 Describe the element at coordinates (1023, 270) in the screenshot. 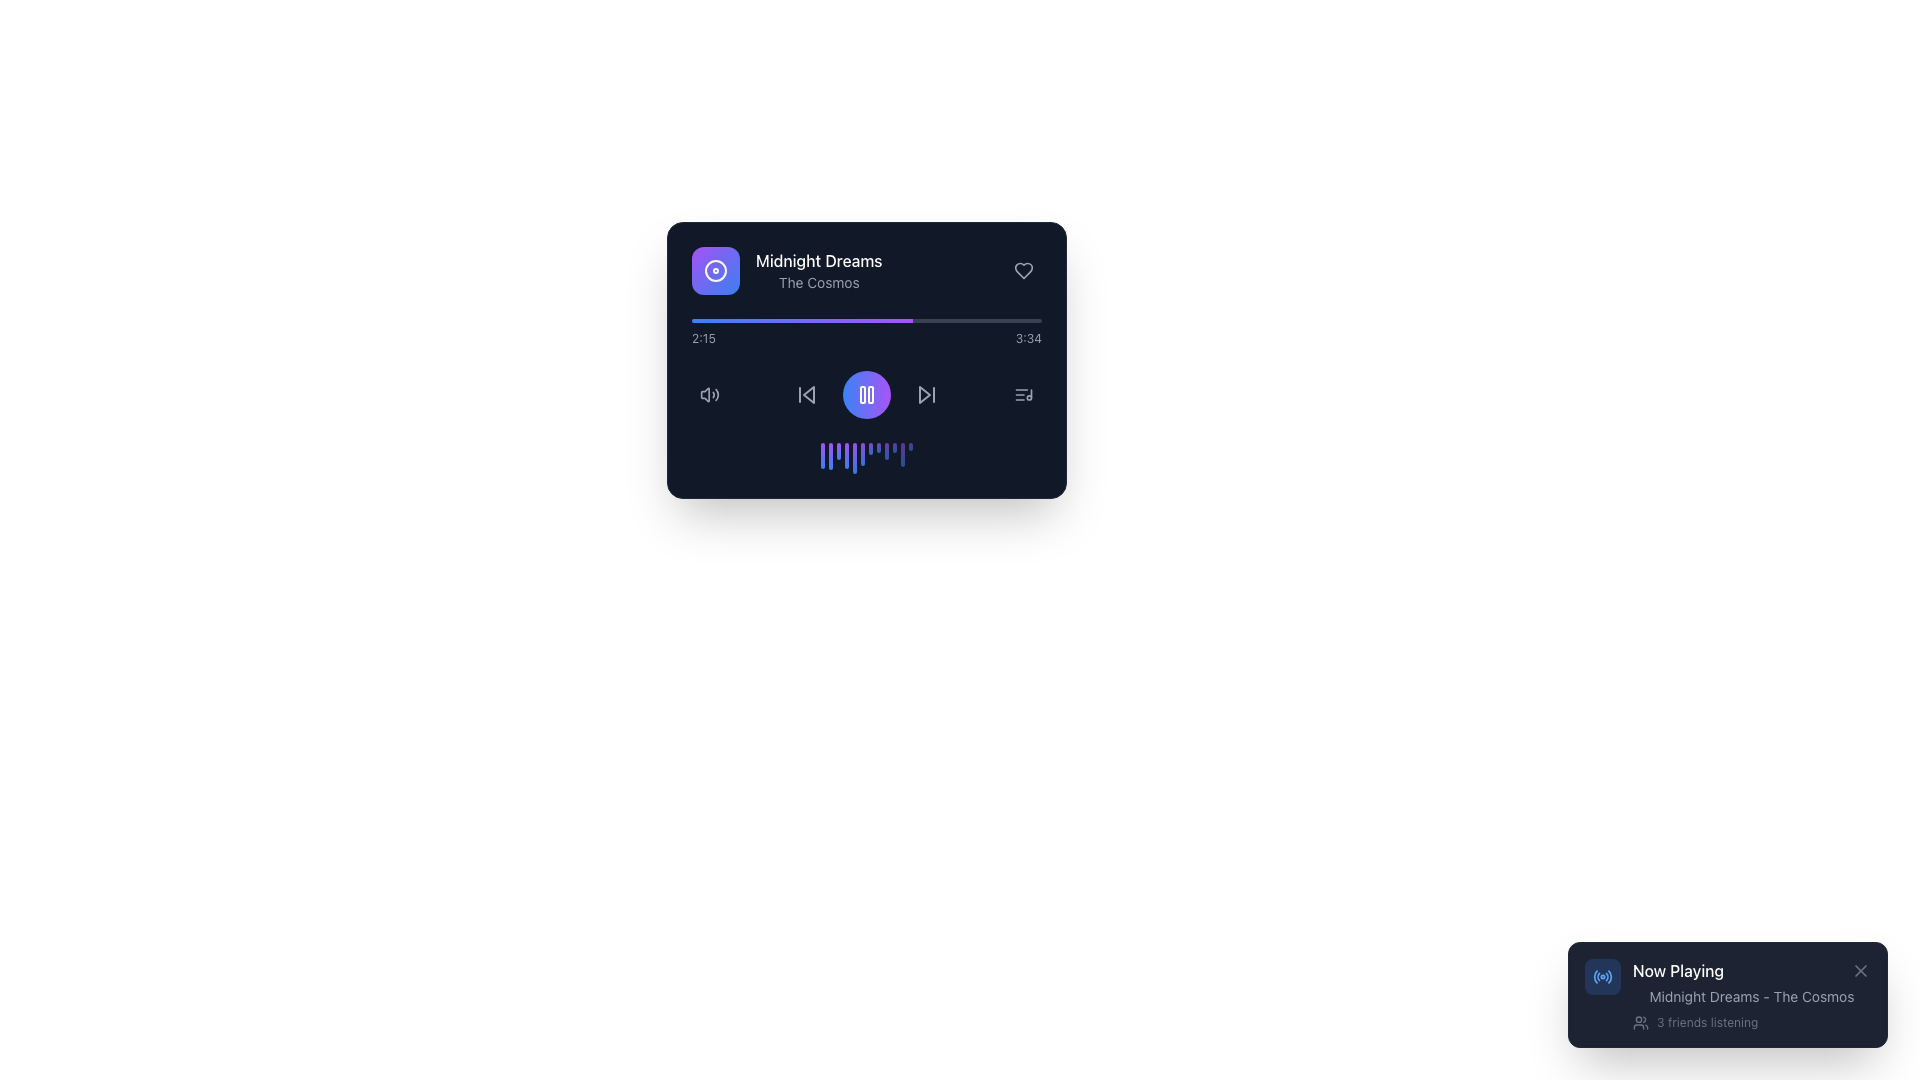

I see `the heart icon in the top-right corner of the music playback control interface` at that location.